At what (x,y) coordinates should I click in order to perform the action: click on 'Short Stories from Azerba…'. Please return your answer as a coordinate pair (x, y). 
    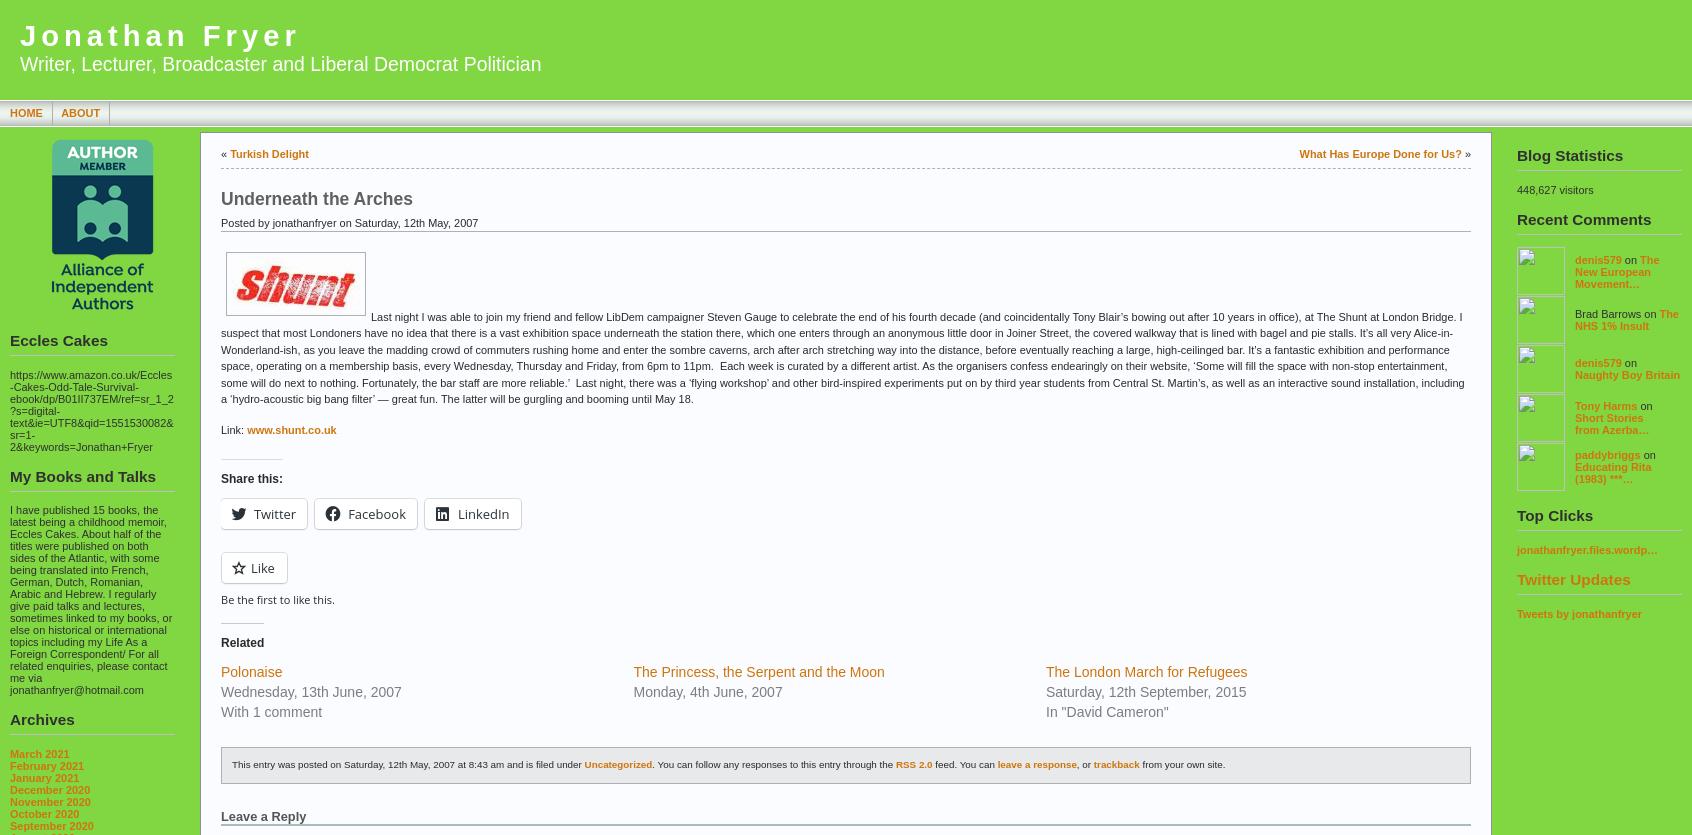
    Looking at the image, I should click on (1610, 422).